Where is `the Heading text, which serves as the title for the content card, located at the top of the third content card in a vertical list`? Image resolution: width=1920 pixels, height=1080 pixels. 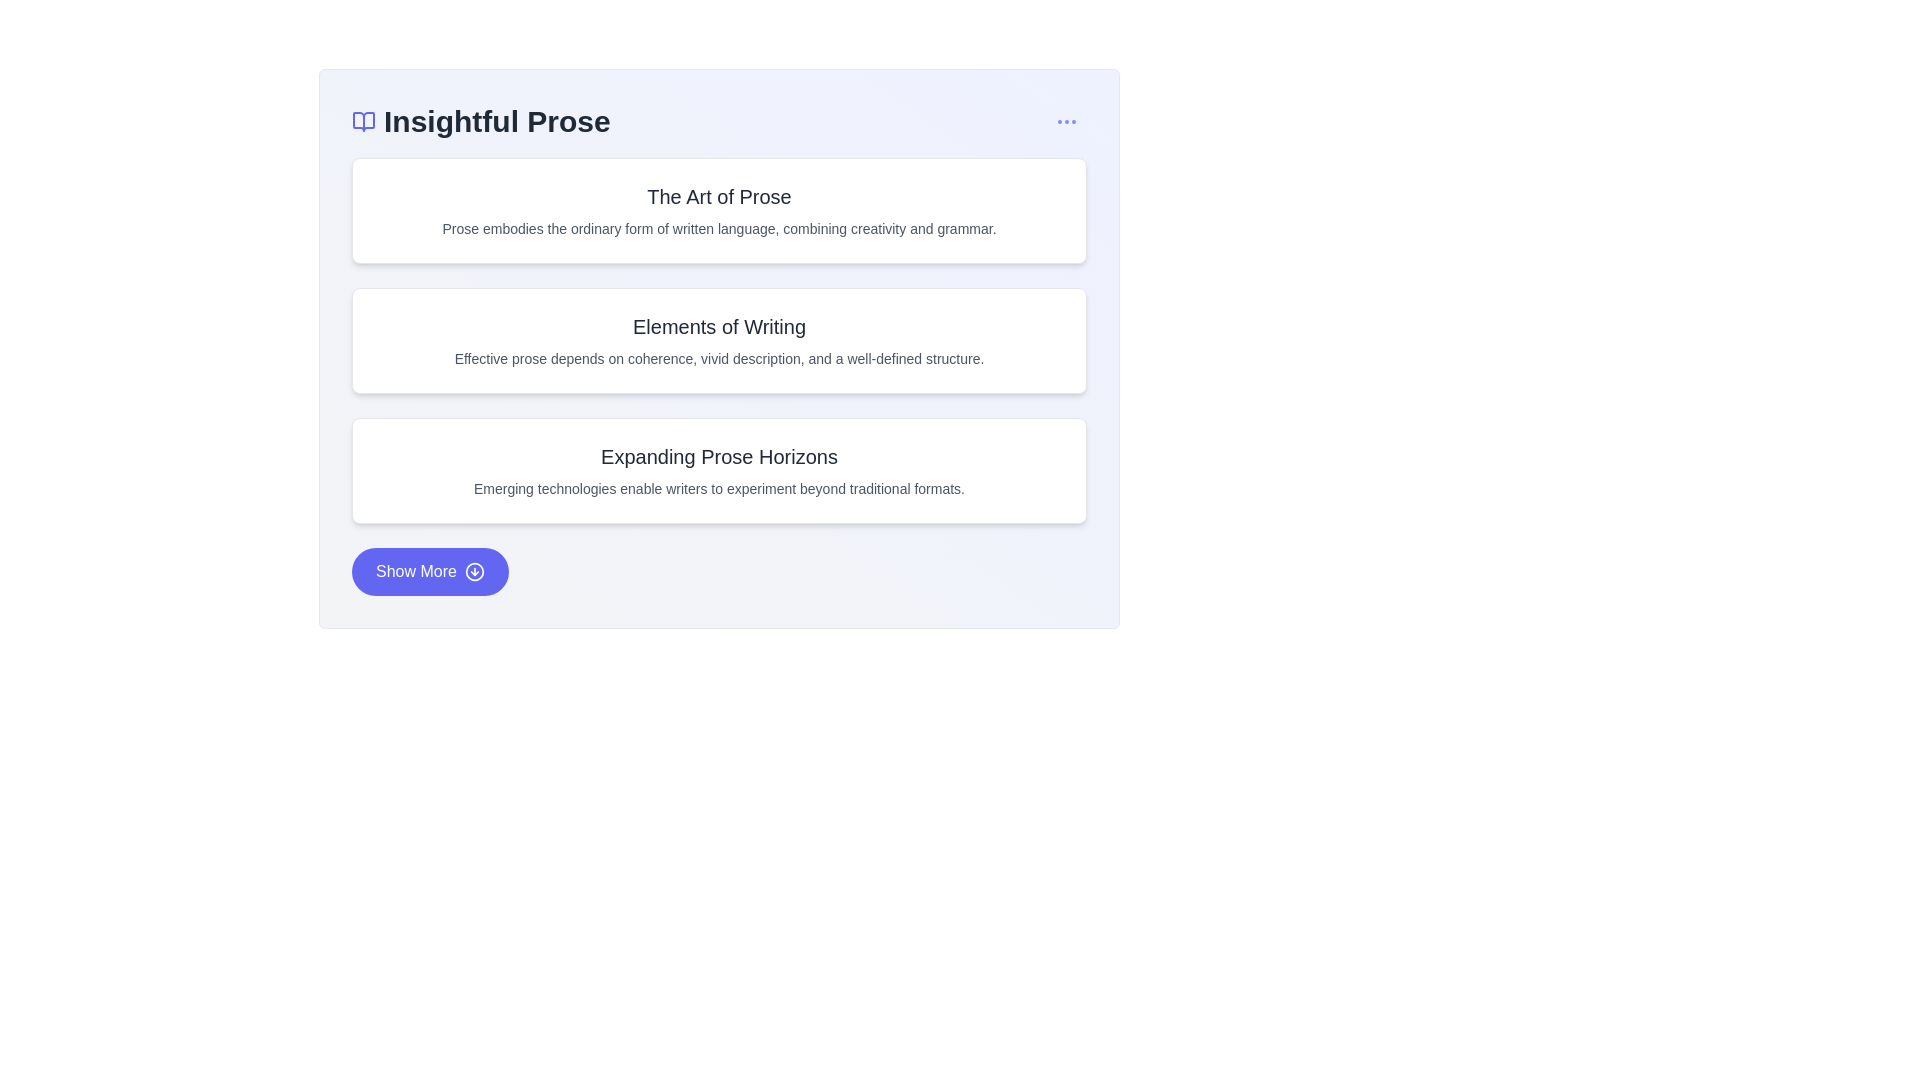
the Heading text, which serves as the title for the content card, located at the top of the third content card in a vertical list is located at coordinates (719, 456).